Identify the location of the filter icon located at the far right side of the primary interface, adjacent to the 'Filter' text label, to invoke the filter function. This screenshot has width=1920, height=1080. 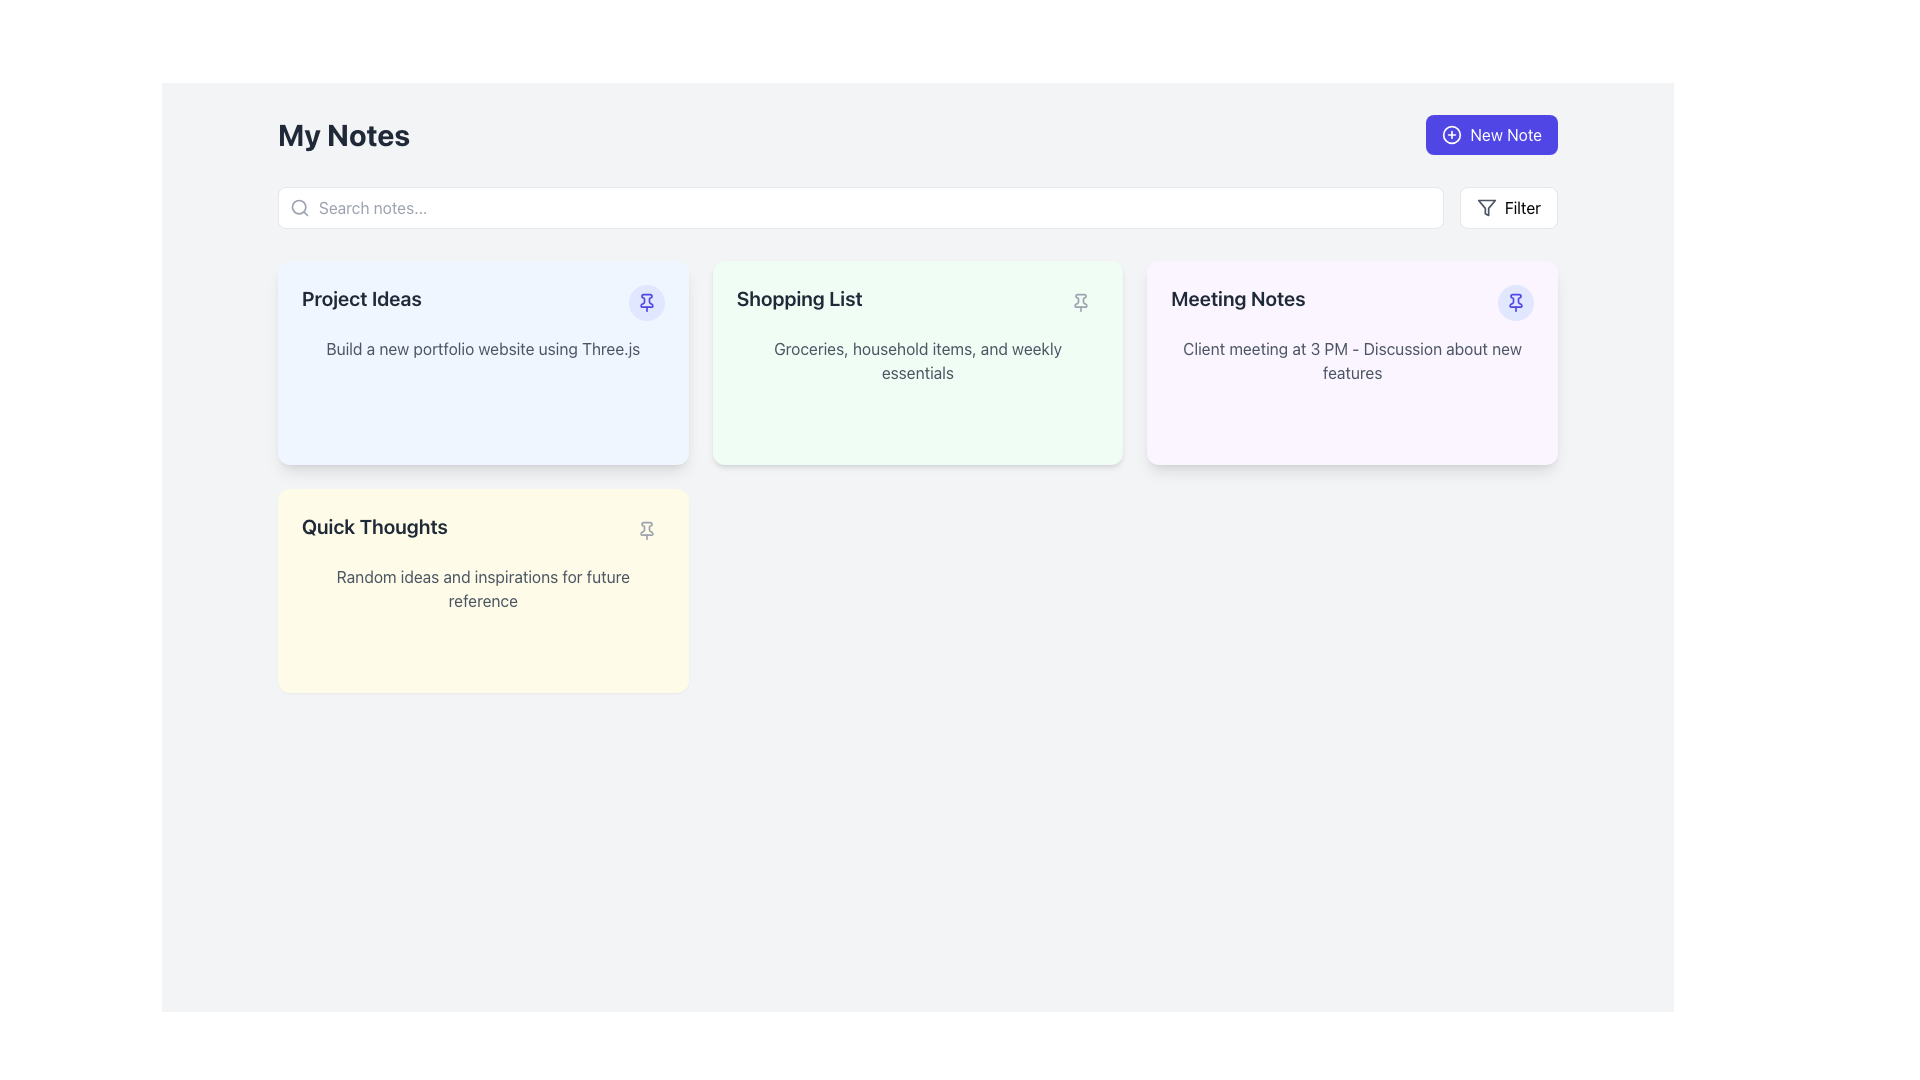
(1486, 208).